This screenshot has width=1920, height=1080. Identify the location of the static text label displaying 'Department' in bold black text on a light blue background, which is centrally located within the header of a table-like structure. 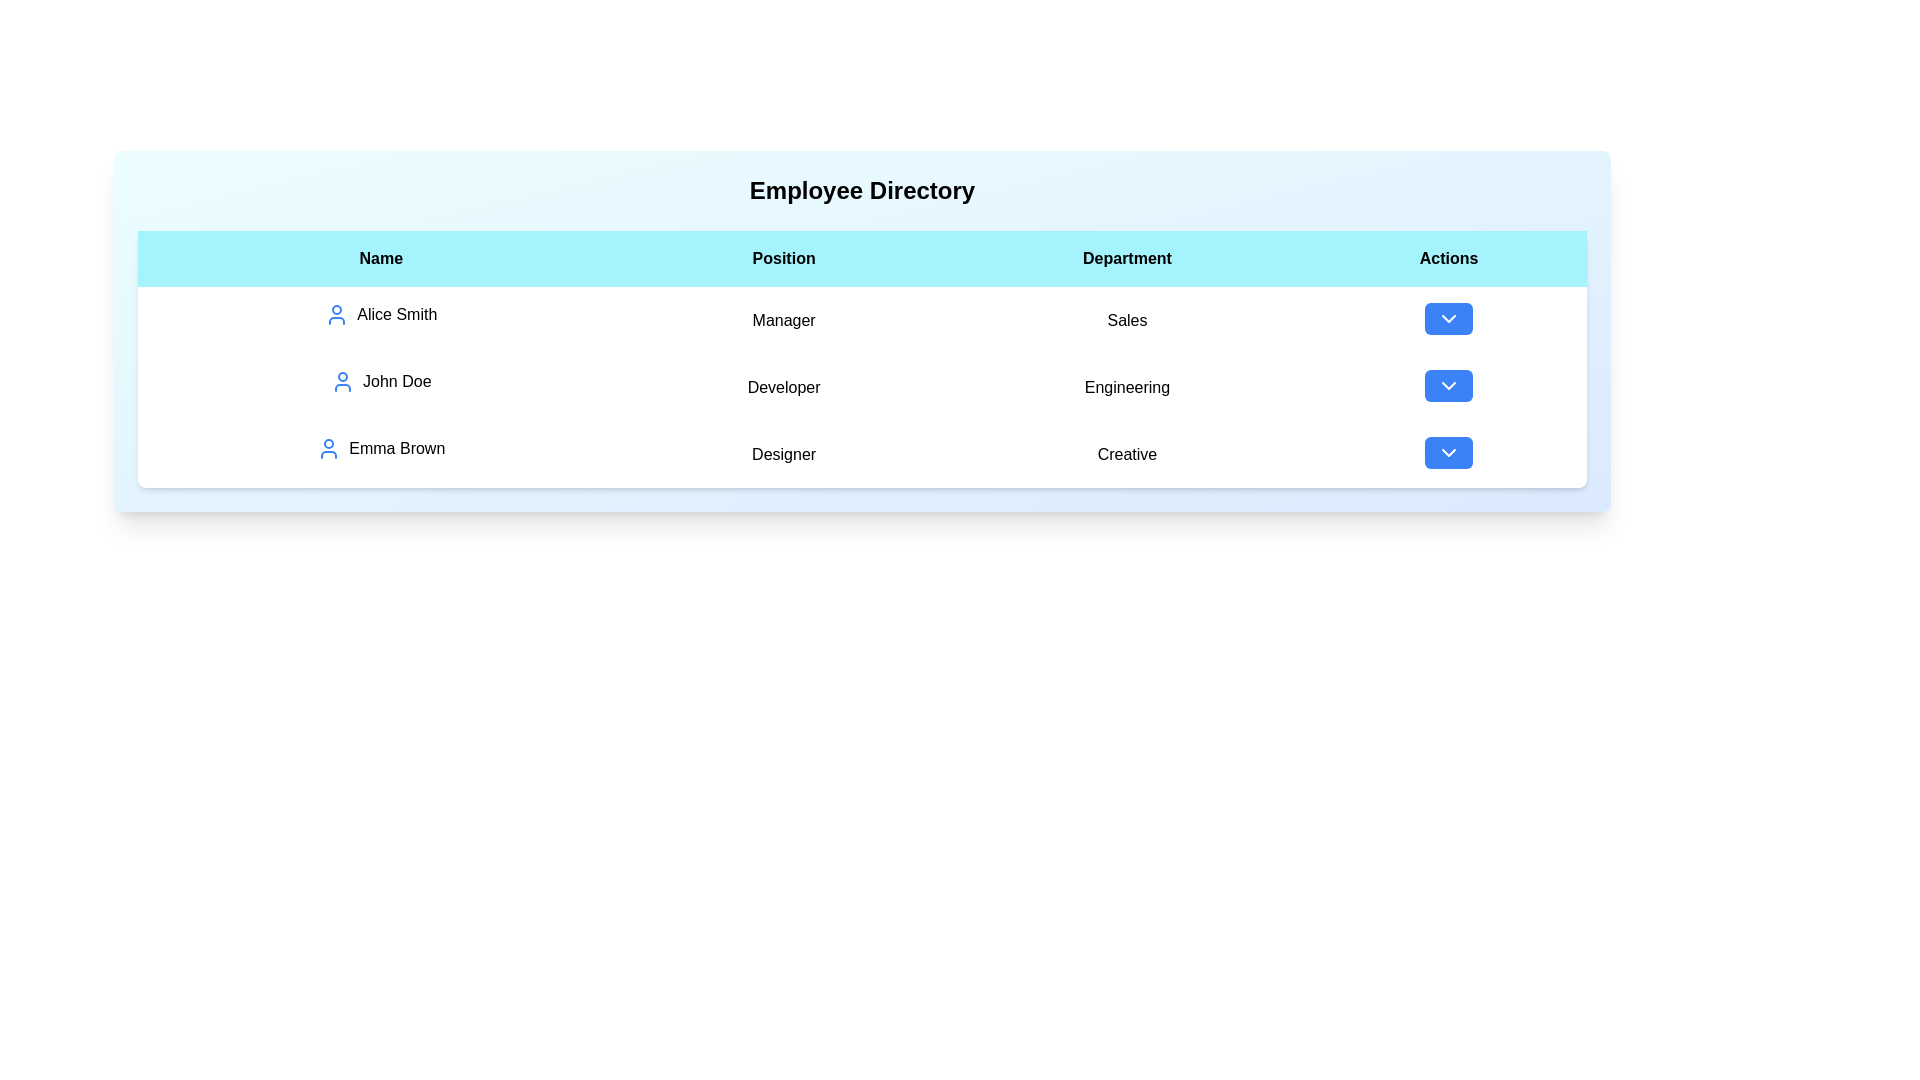
(1127, 257).